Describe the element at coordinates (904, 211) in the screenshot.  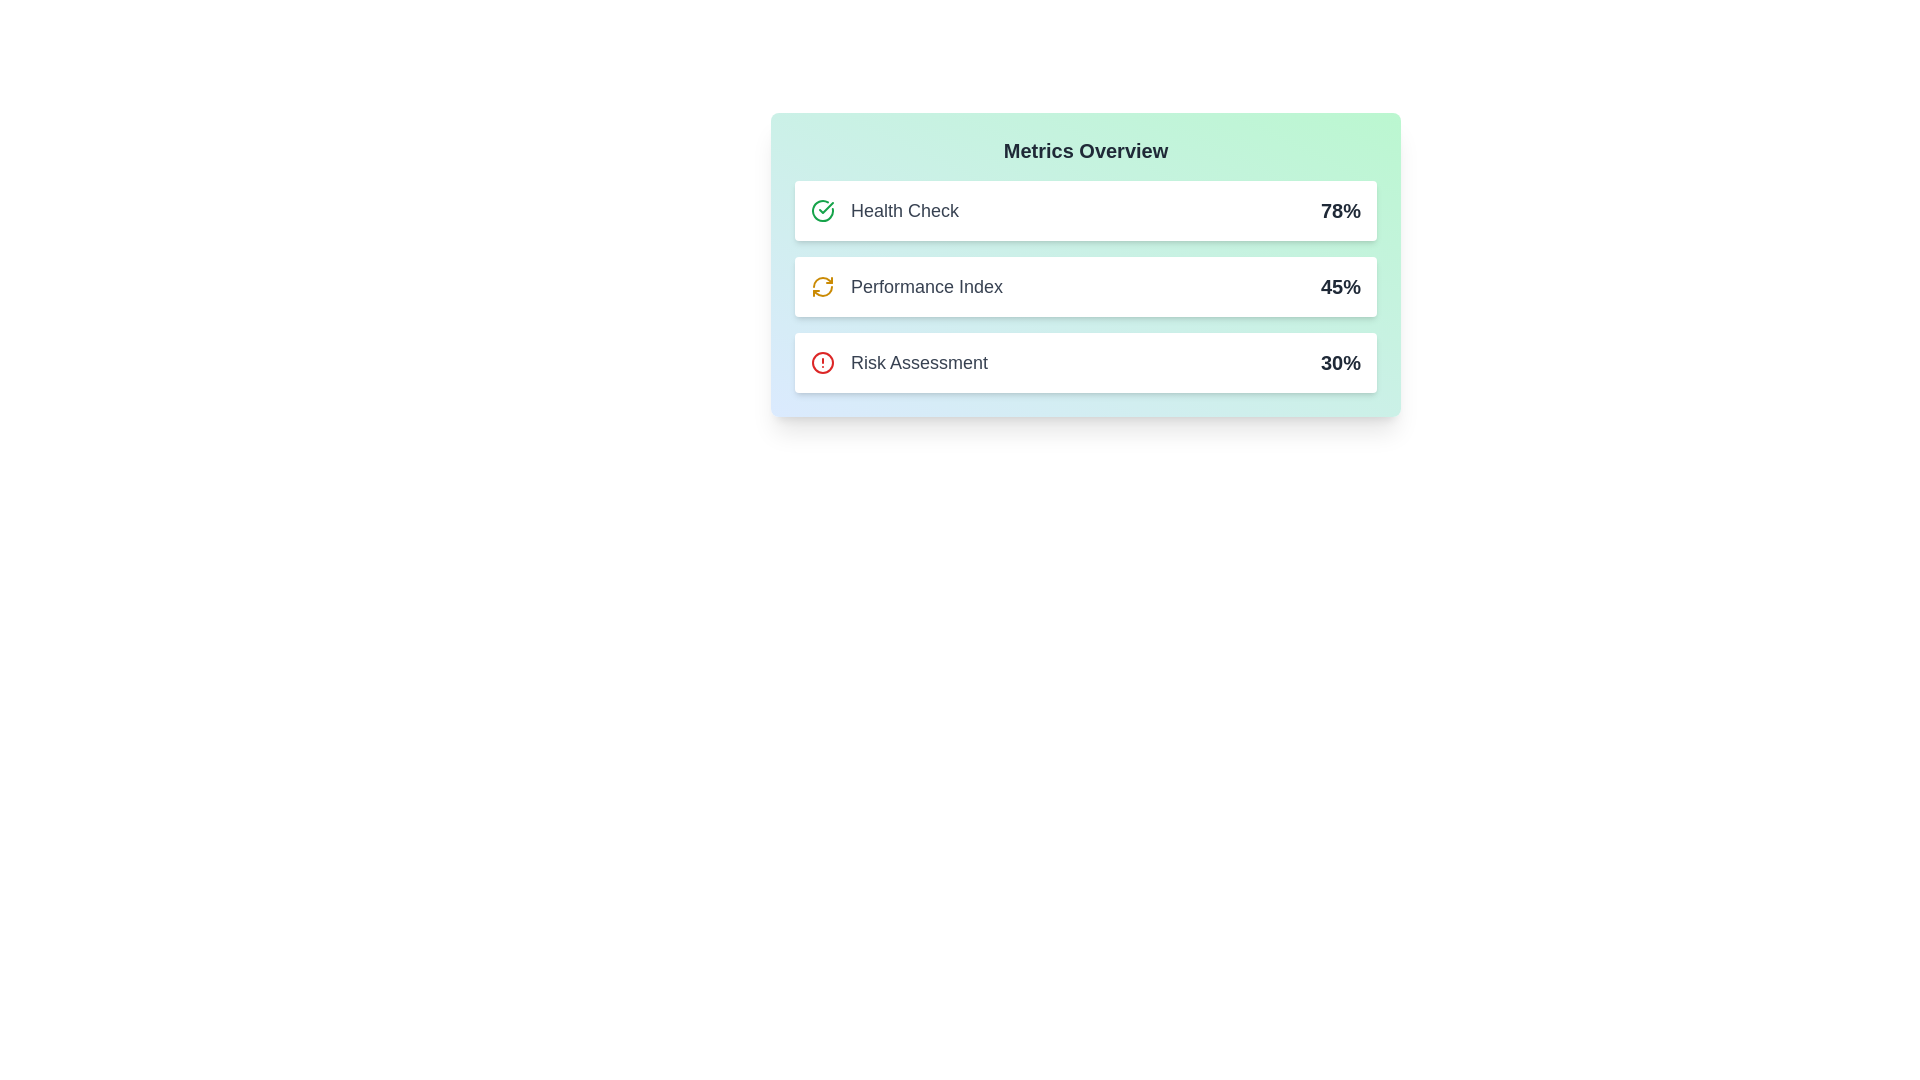
I see `the 'Health Check' text label, which is styled with a medium font weight and gray color, located in the first row of a list within the 'Metrics Overview' box` at that location.